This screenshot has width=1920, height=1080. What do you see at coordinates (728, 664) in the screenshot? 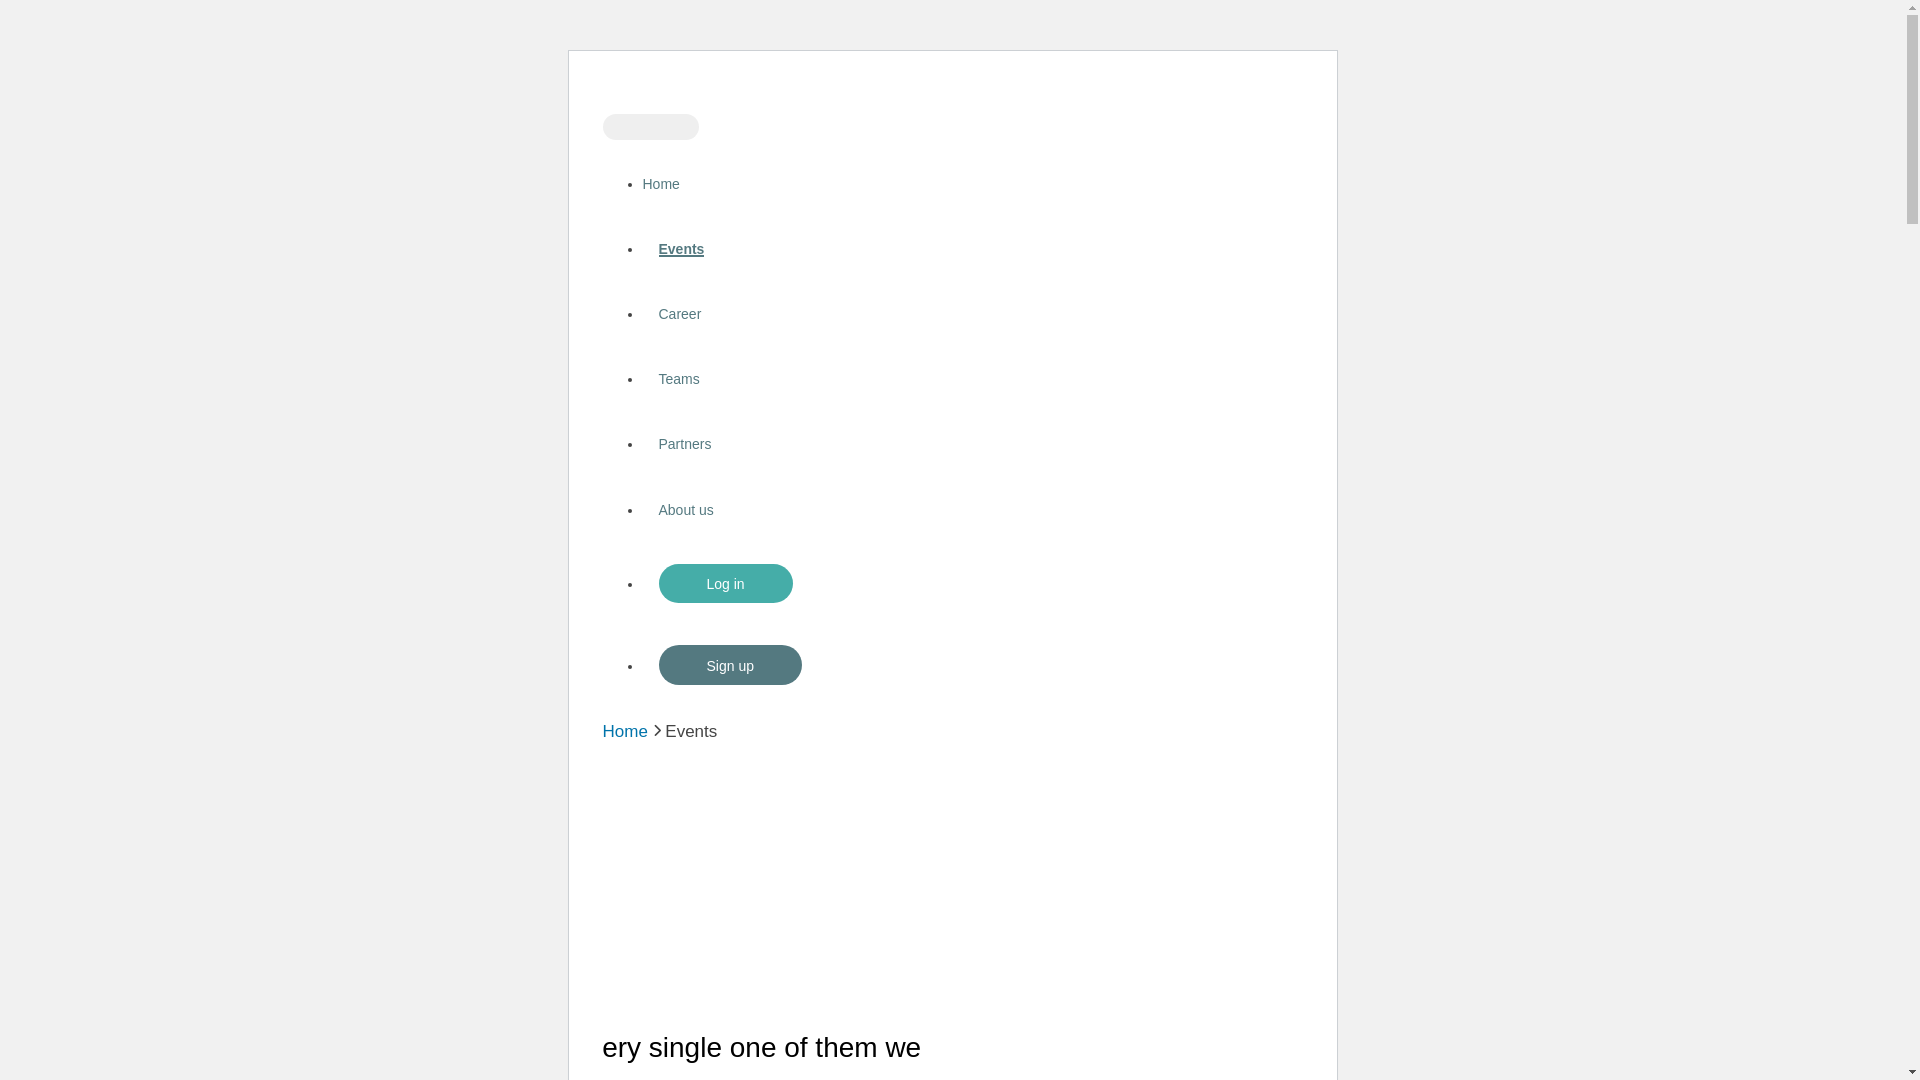
I see `'Sign up'` at bounding box center [728, 664].